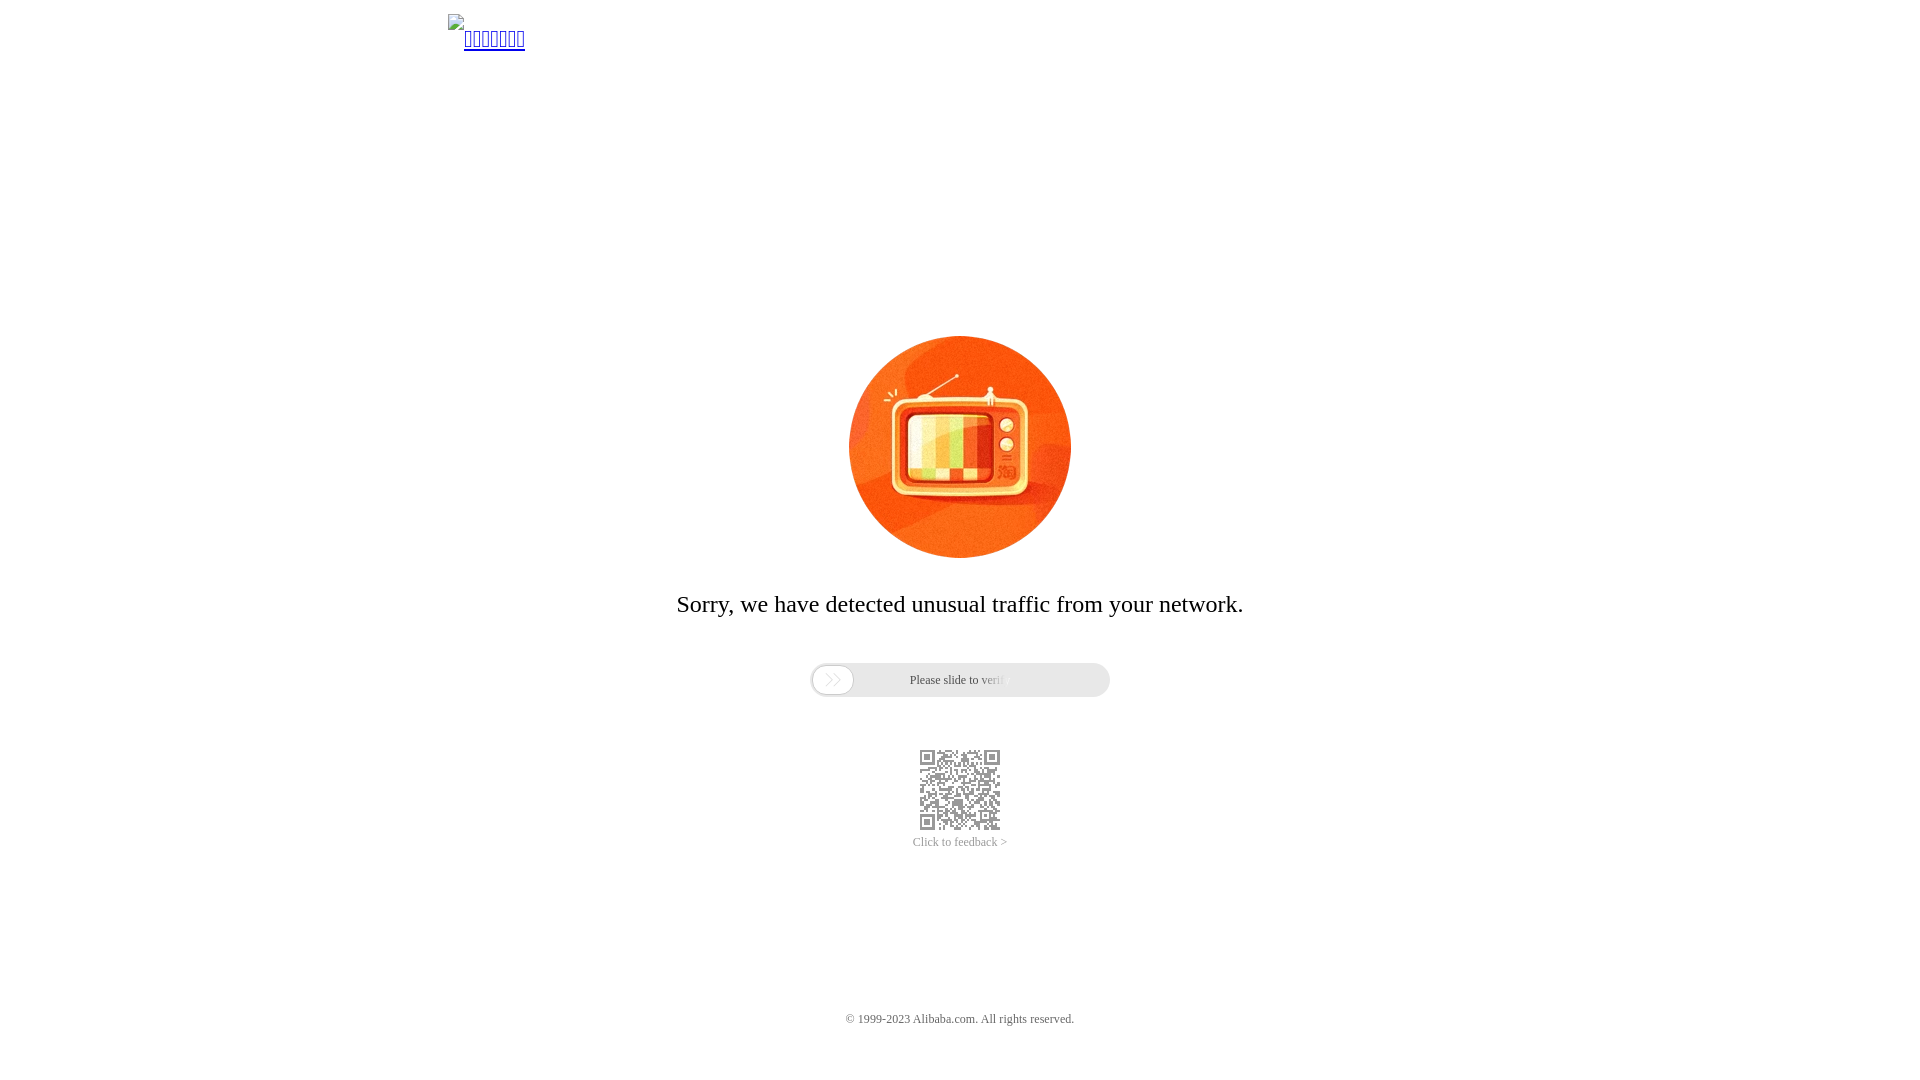 This screenshot has height=1080, width=1920. Describe the element at coordinates (960, 842) in the screenshot. I see `'Click to feedback >'` at that location.